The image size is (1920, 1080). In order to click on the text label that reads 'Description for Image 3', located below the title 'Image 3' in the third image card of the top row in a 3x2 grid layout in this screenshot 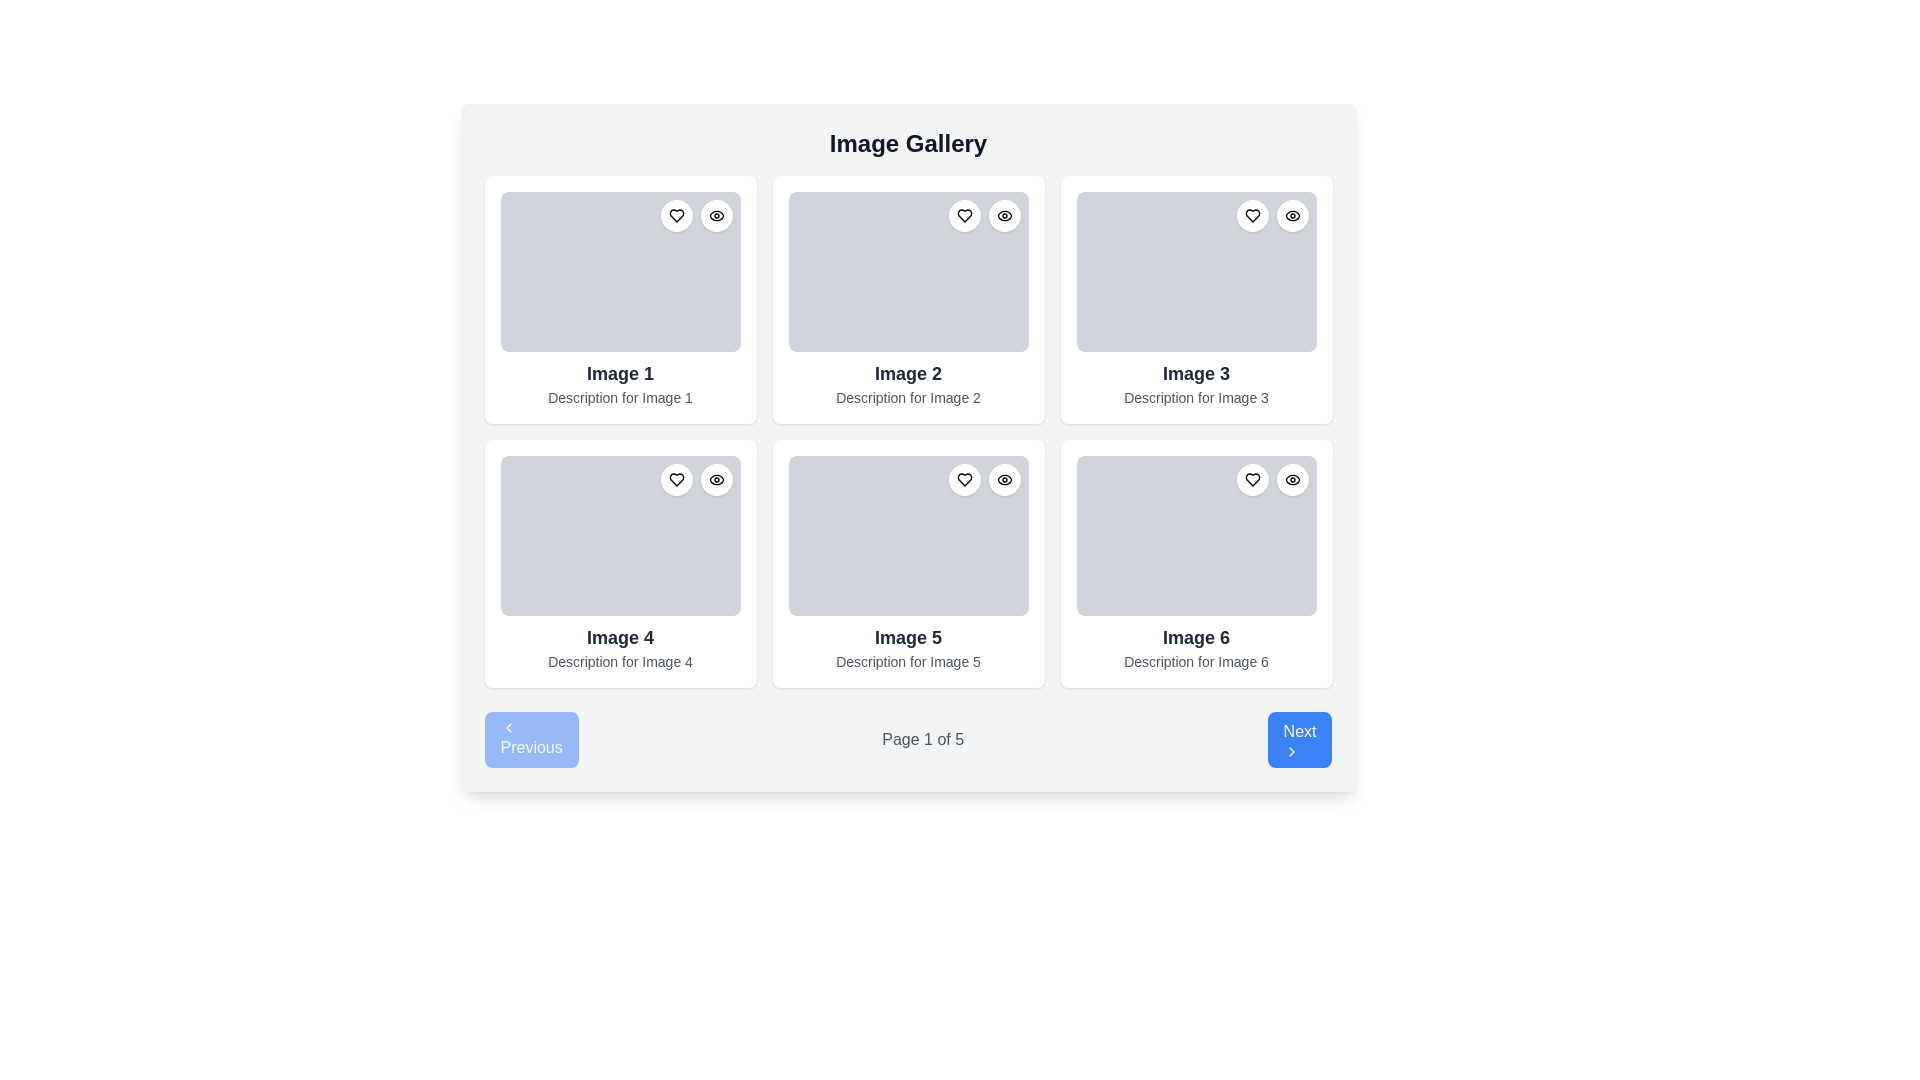, I will do `click(1196, 397)`.